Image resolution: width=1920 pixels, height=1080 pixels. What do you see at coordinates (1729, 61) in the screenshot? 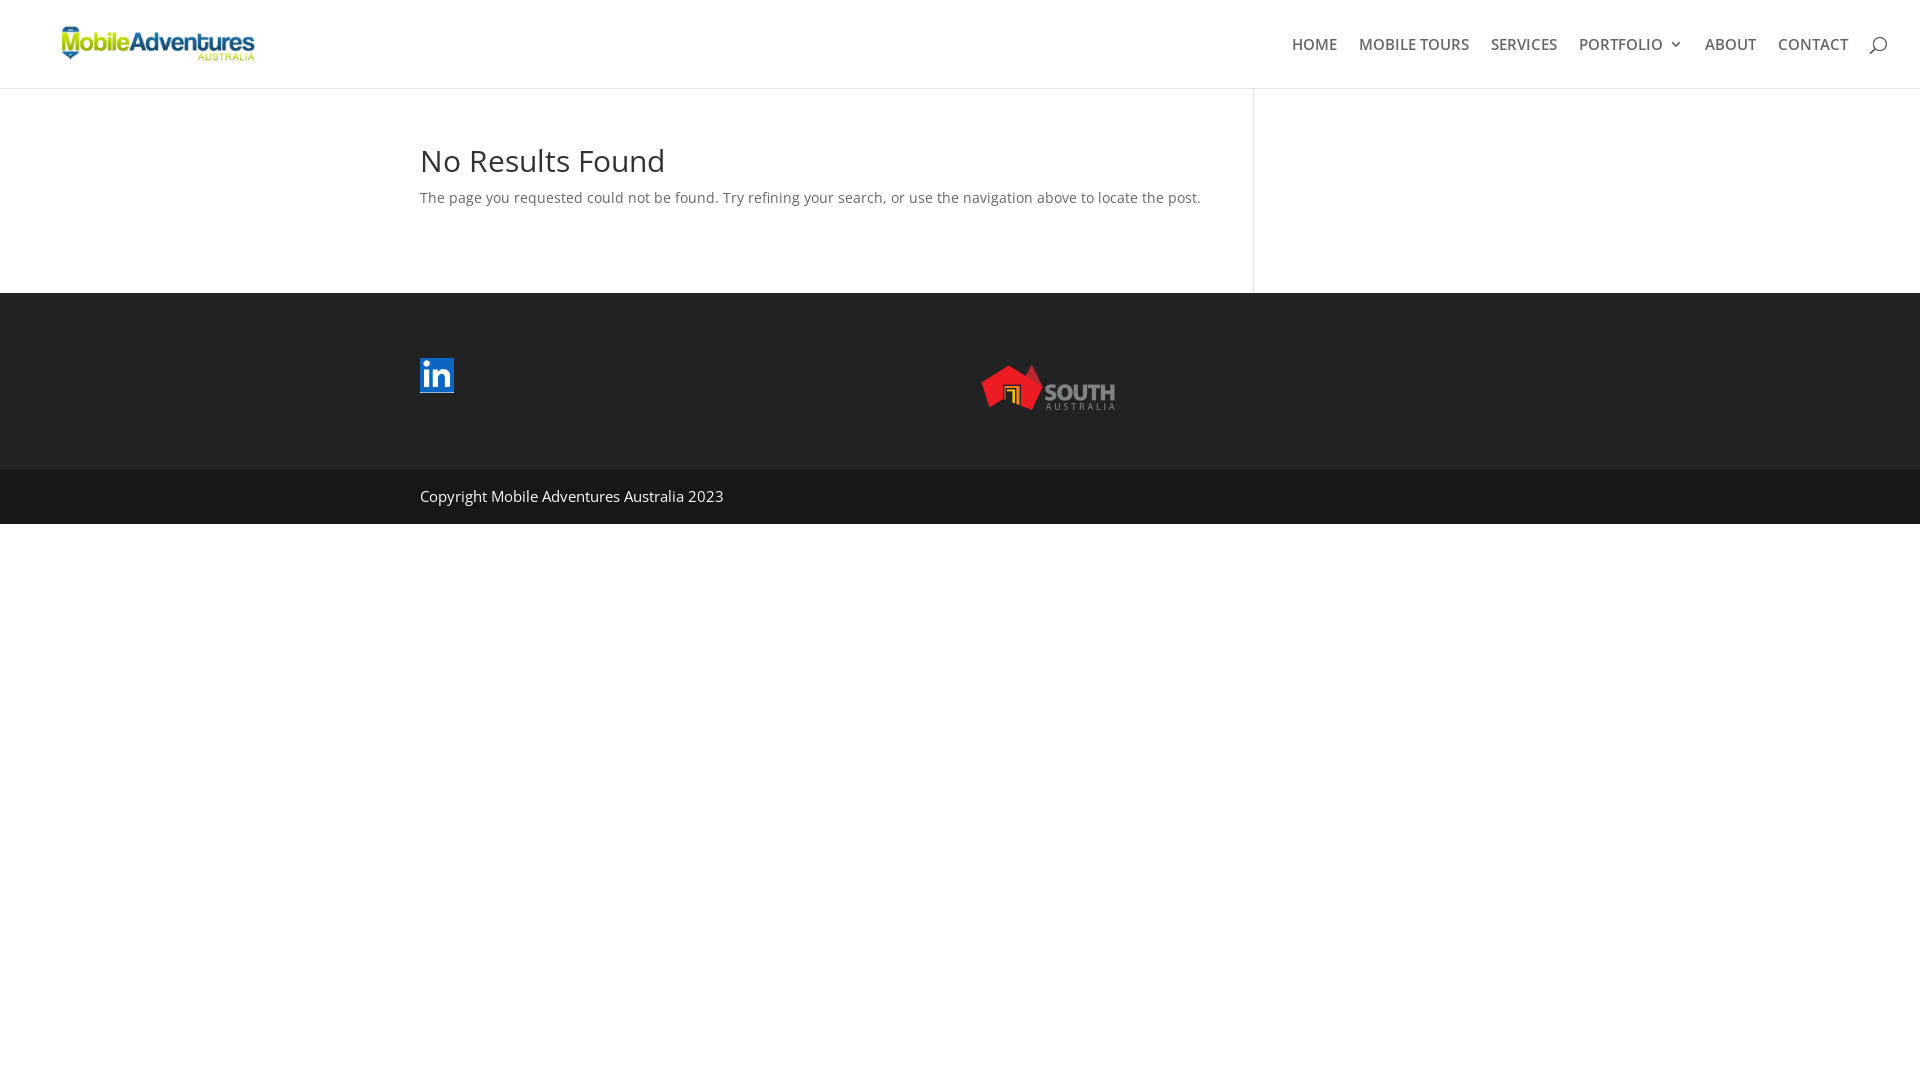
I see `'ABOUT'` at bounding box center [1729, 61].